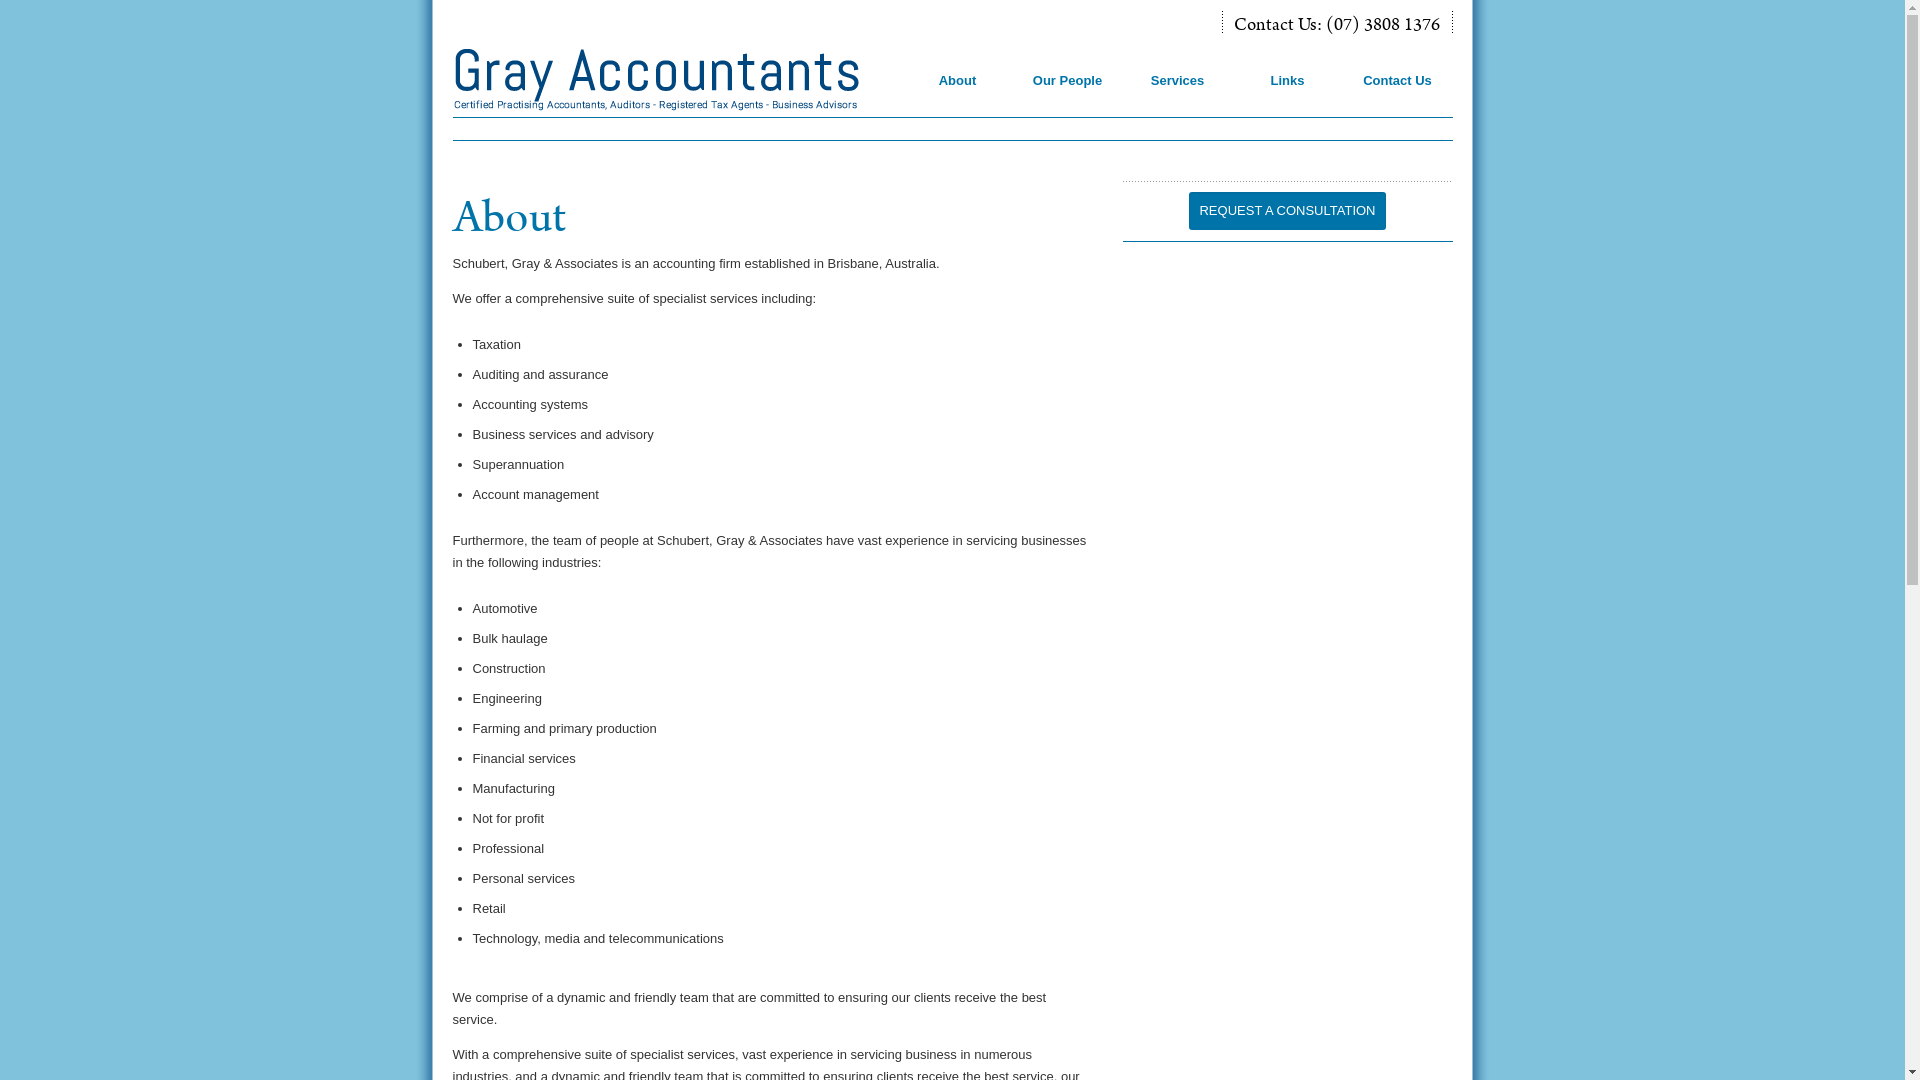  Describe the element at coordinates (1337, 26) in the screenshot. I see `'Contact Us: (07) 3808 1376'` at that location.